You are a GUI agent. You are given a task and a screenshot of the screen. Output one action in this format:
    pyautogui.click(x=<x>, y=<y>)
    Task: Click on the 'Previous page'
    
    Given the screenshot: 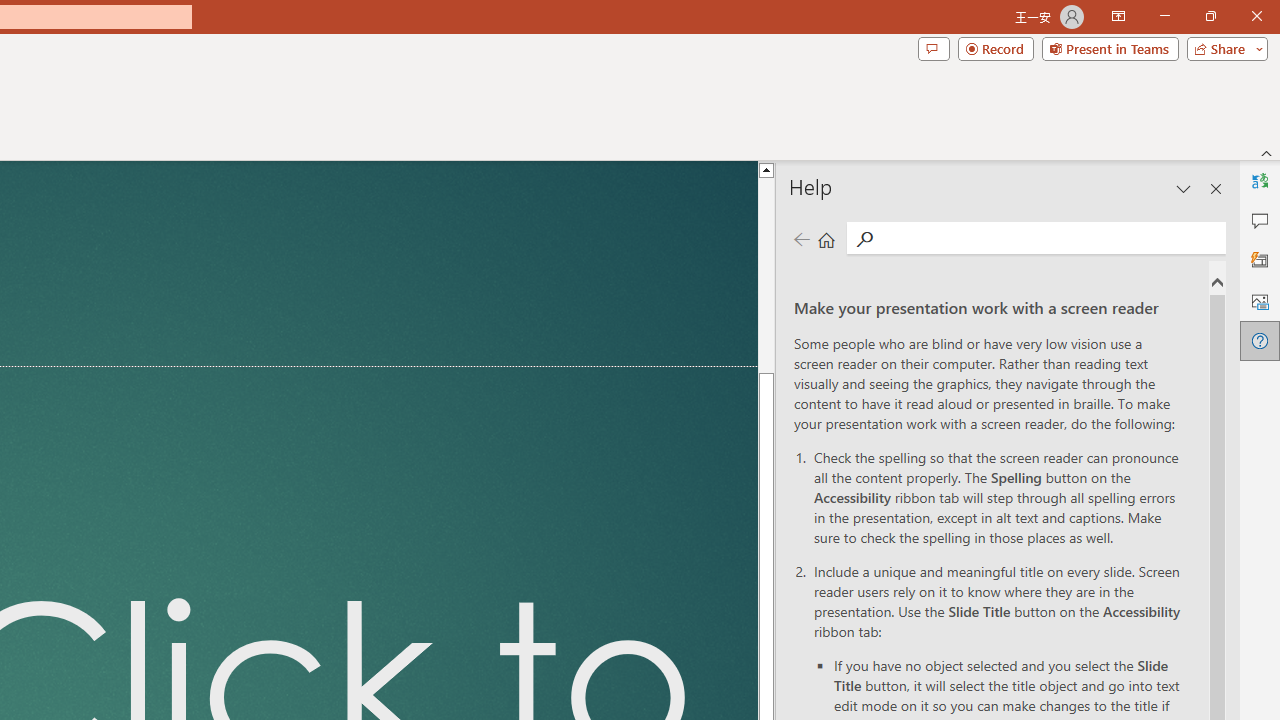 What is the action you would take?
    pyautogui.click(x=801, y=238)
    